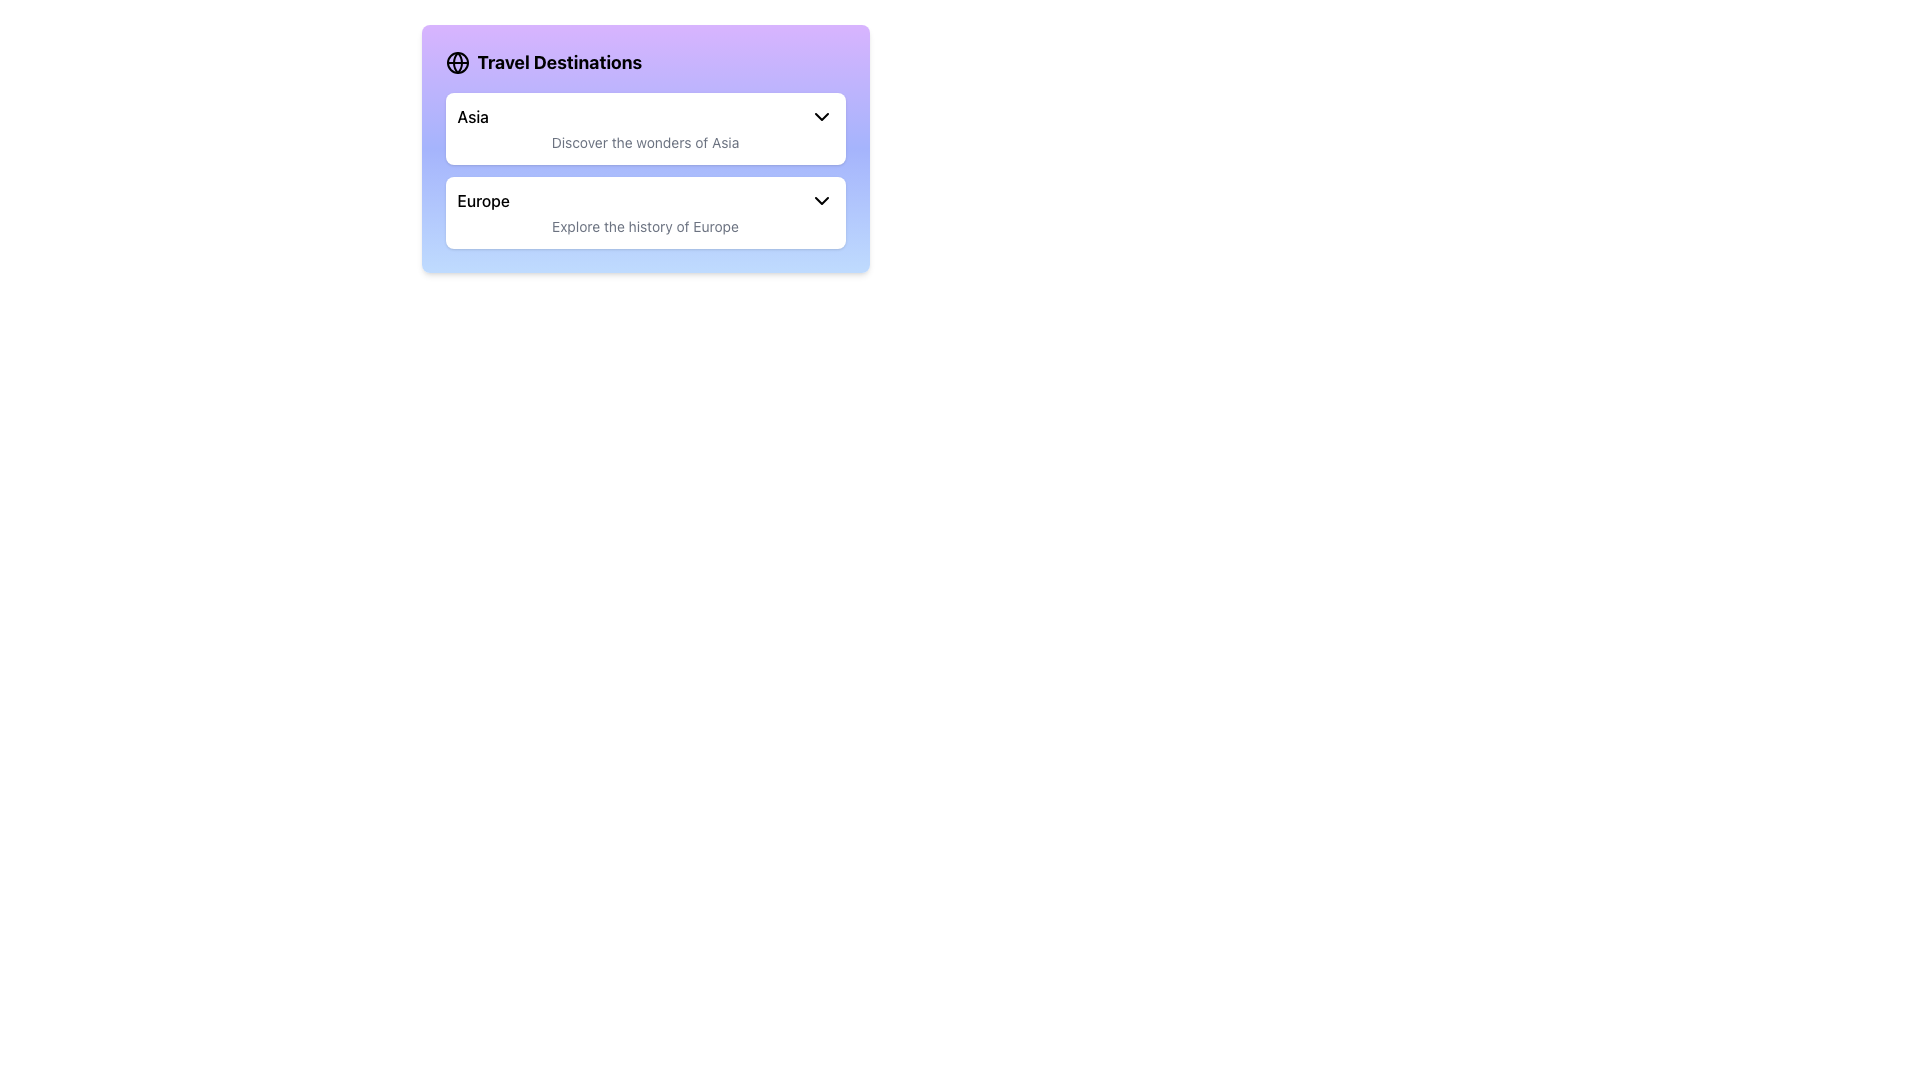 This screenshot has width=1920, height=1080. I want to click on the non-interactive Text Label located immediately below the main title 'Europe' to observe context or tooltips, so click(645, 226).